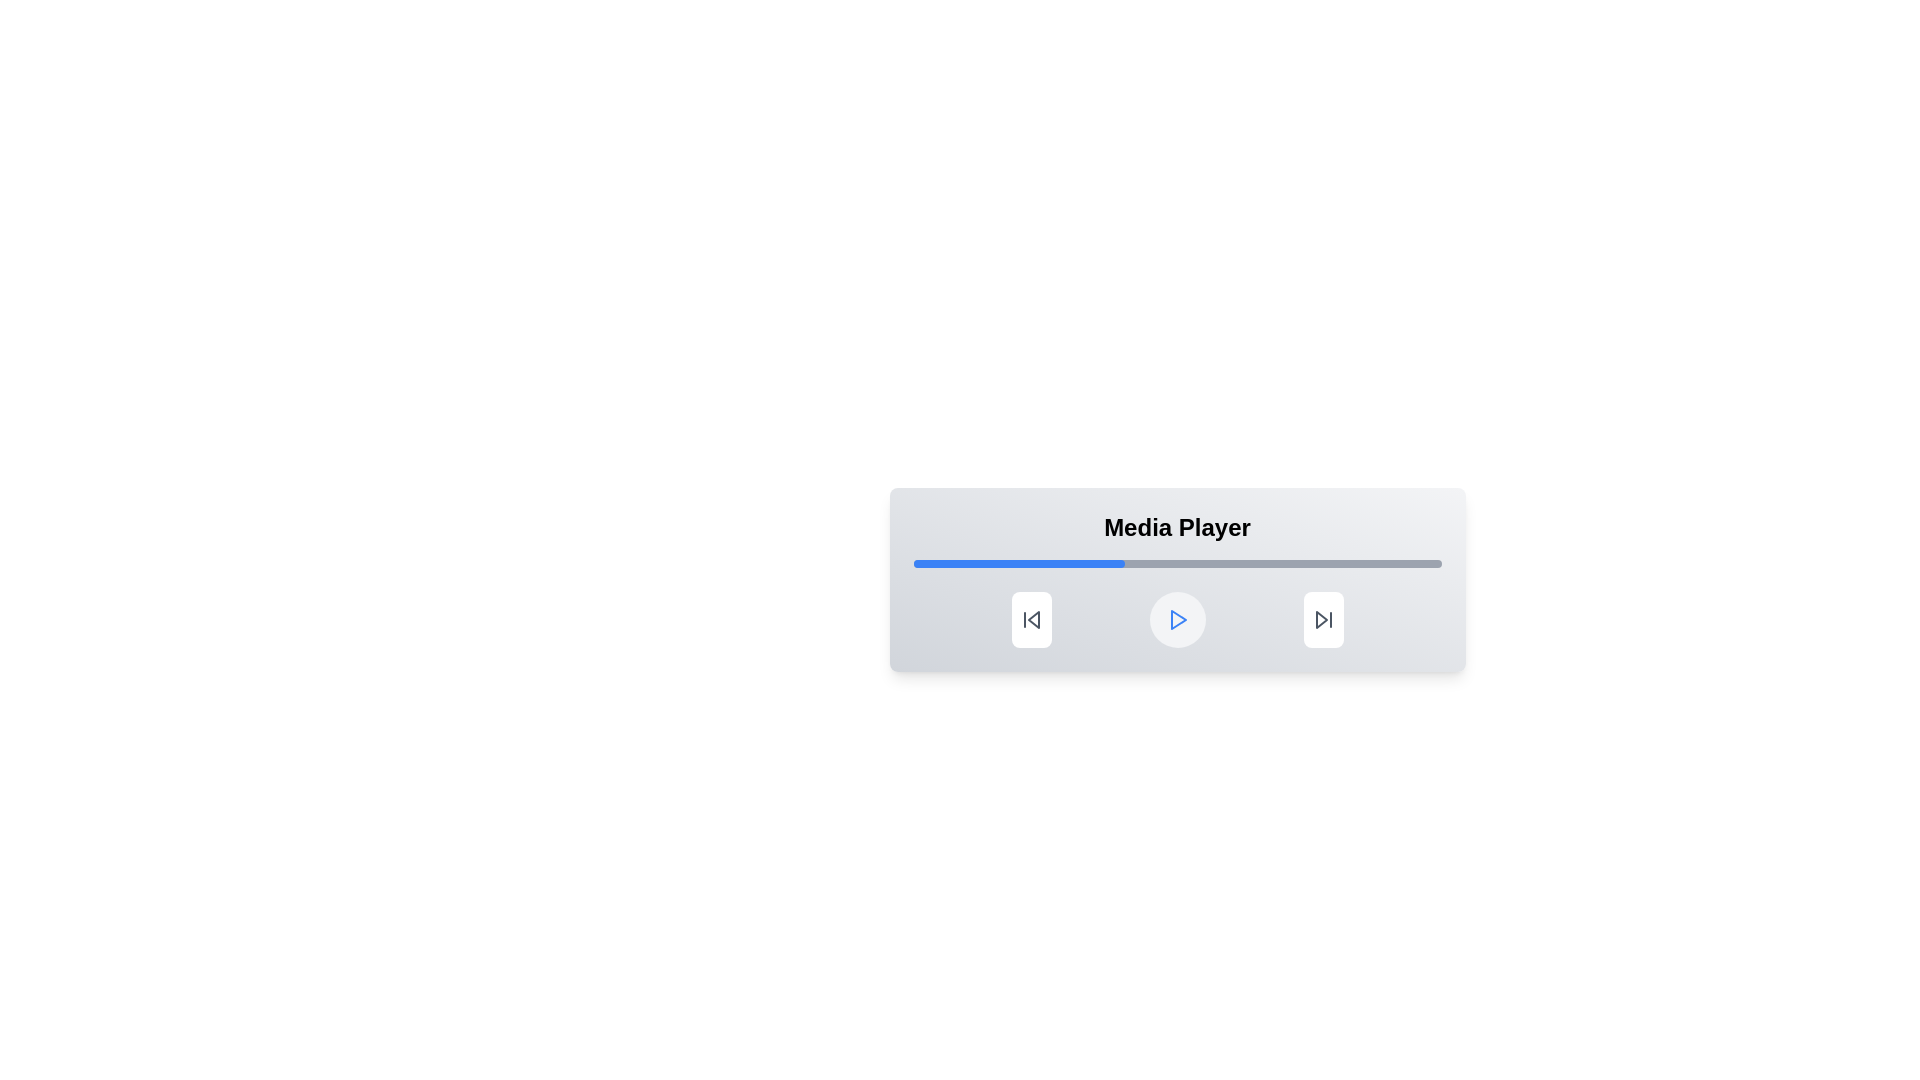  What do you see at coordinates (1371, 563) in the screenshot?
I see `the progress bar` at bounding box center [1371, 563].